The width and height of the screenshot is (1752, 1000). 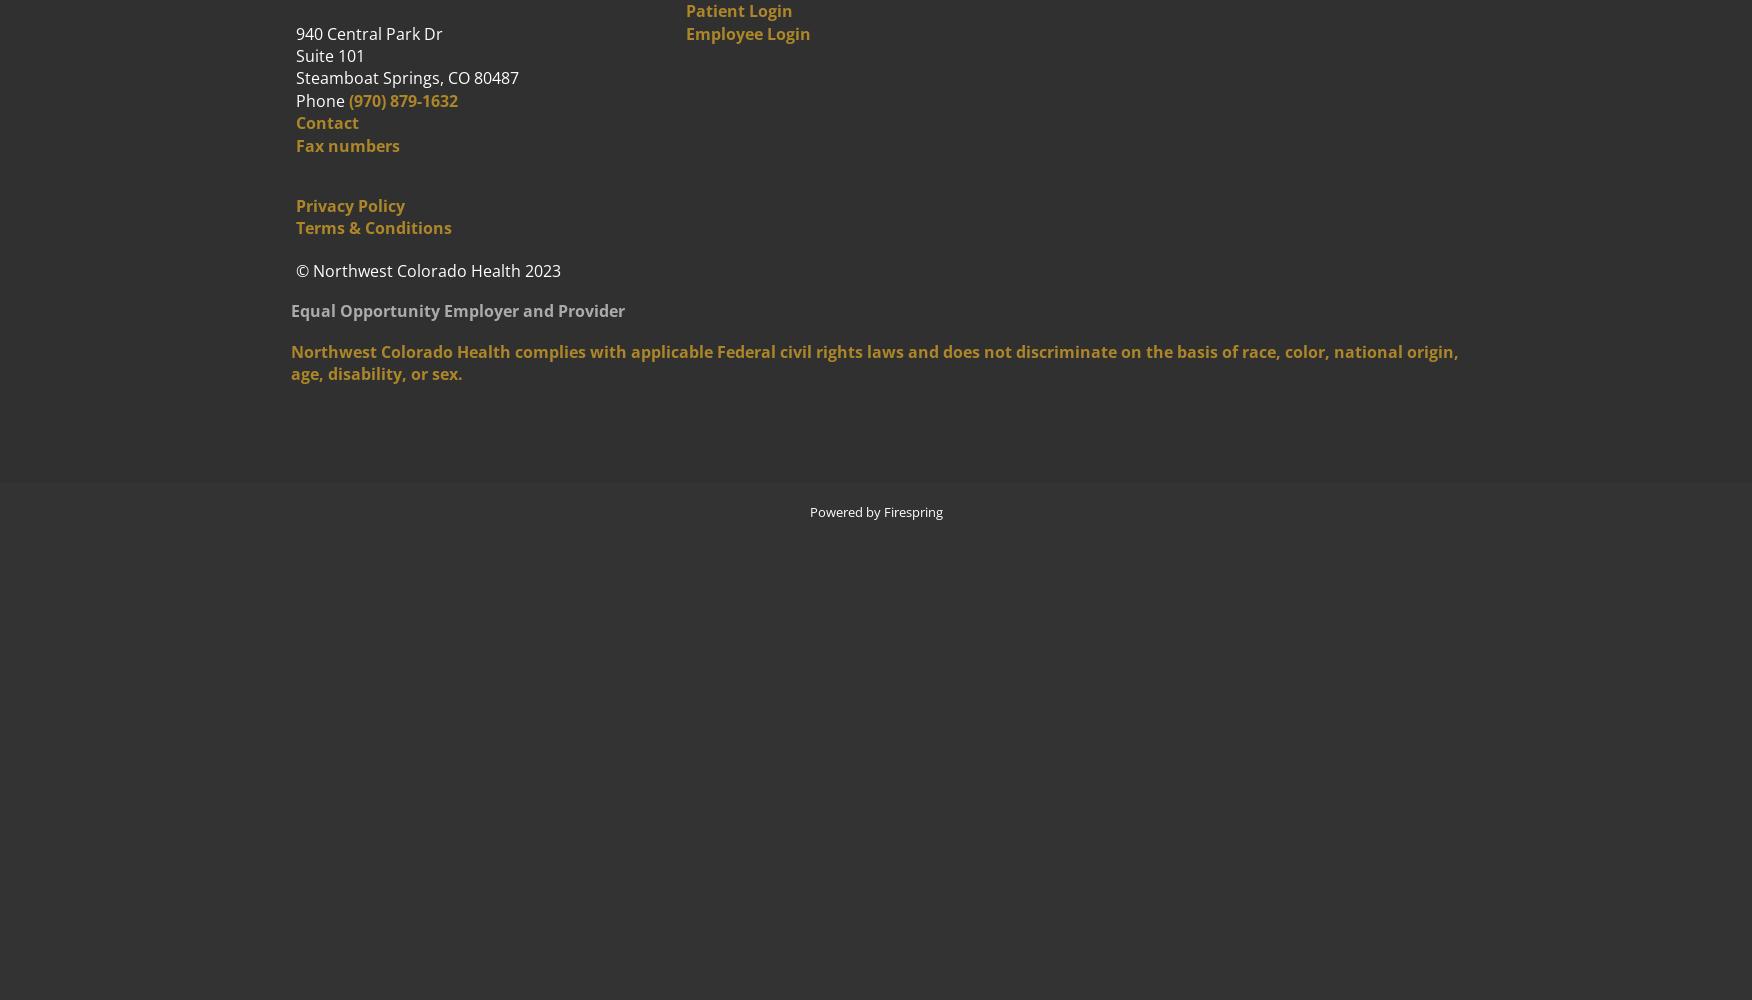 What do you see at coordinates (347, 145) in the screenshot?
I see `'Fax numbers'` at bounding box center [347, 145].